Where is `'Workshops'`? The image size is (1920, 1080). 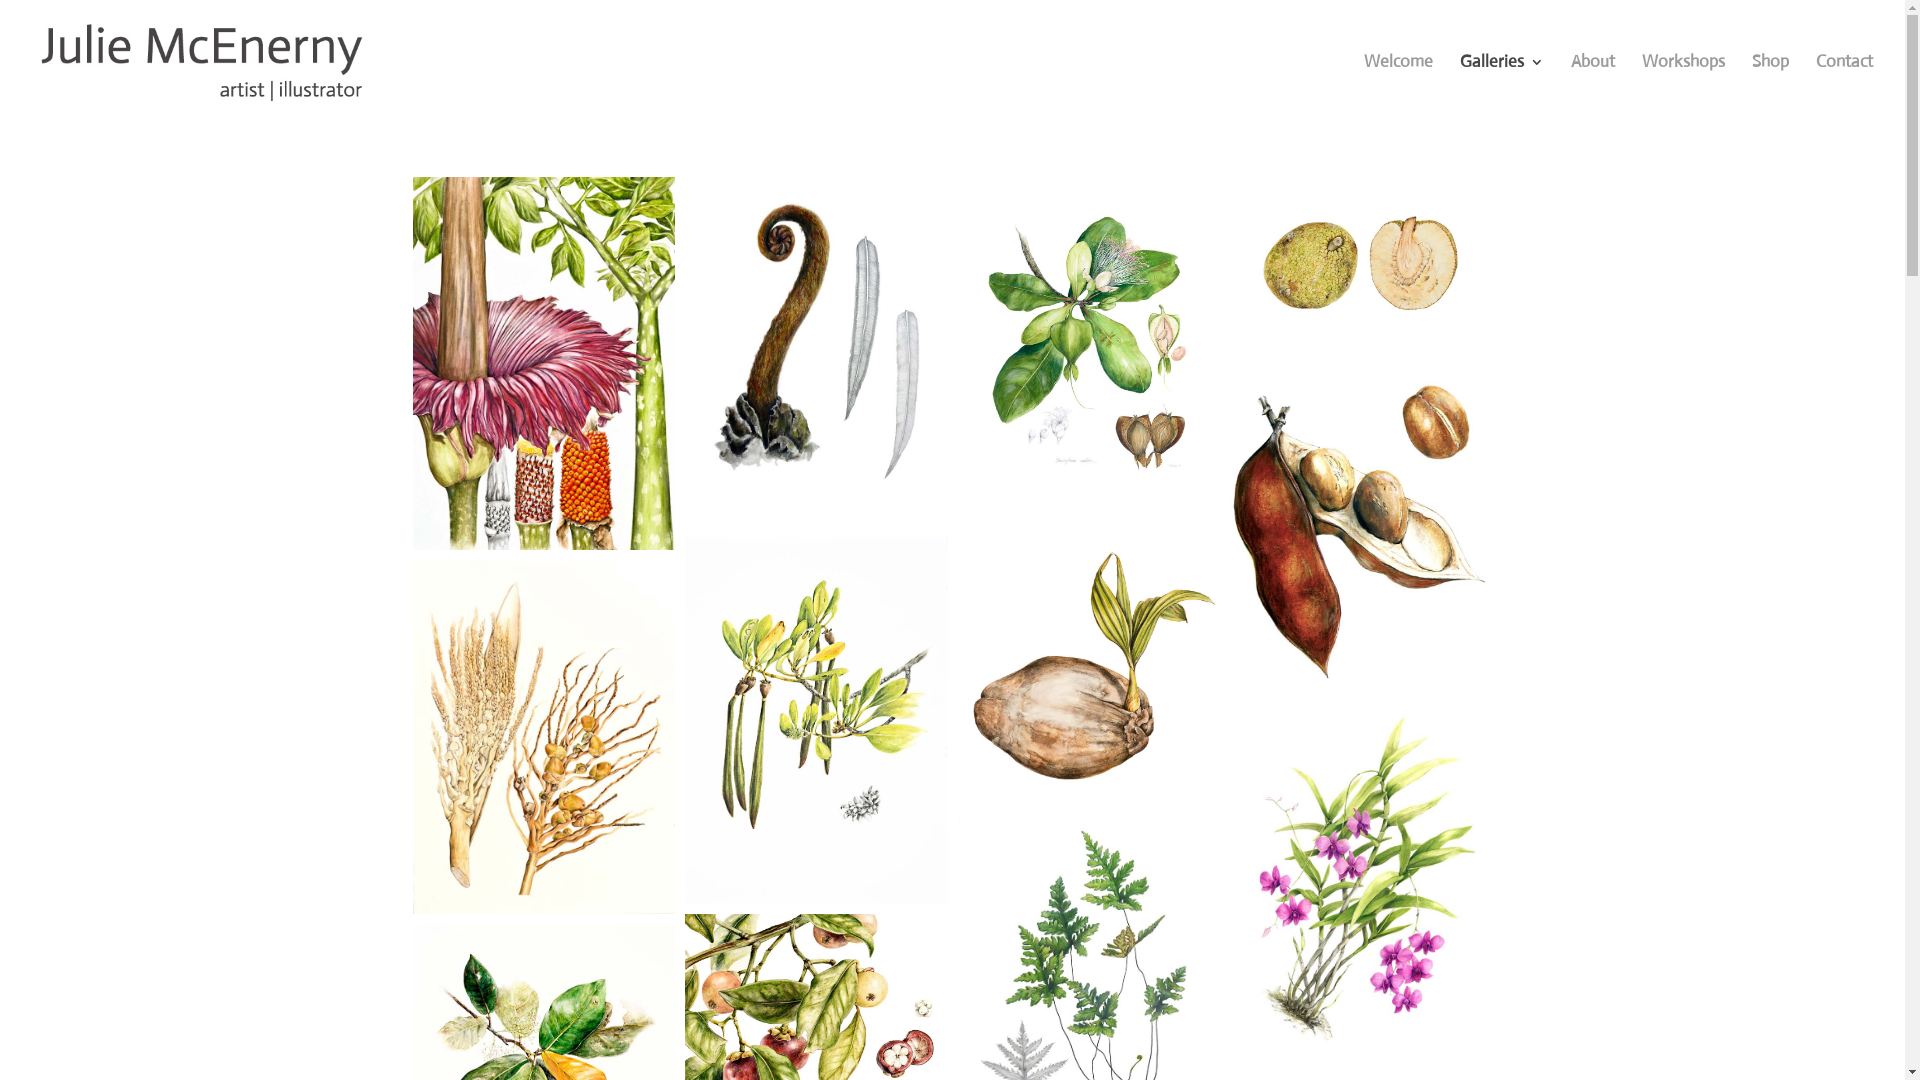 'Workshops' is located at coordinates (1641, 88).